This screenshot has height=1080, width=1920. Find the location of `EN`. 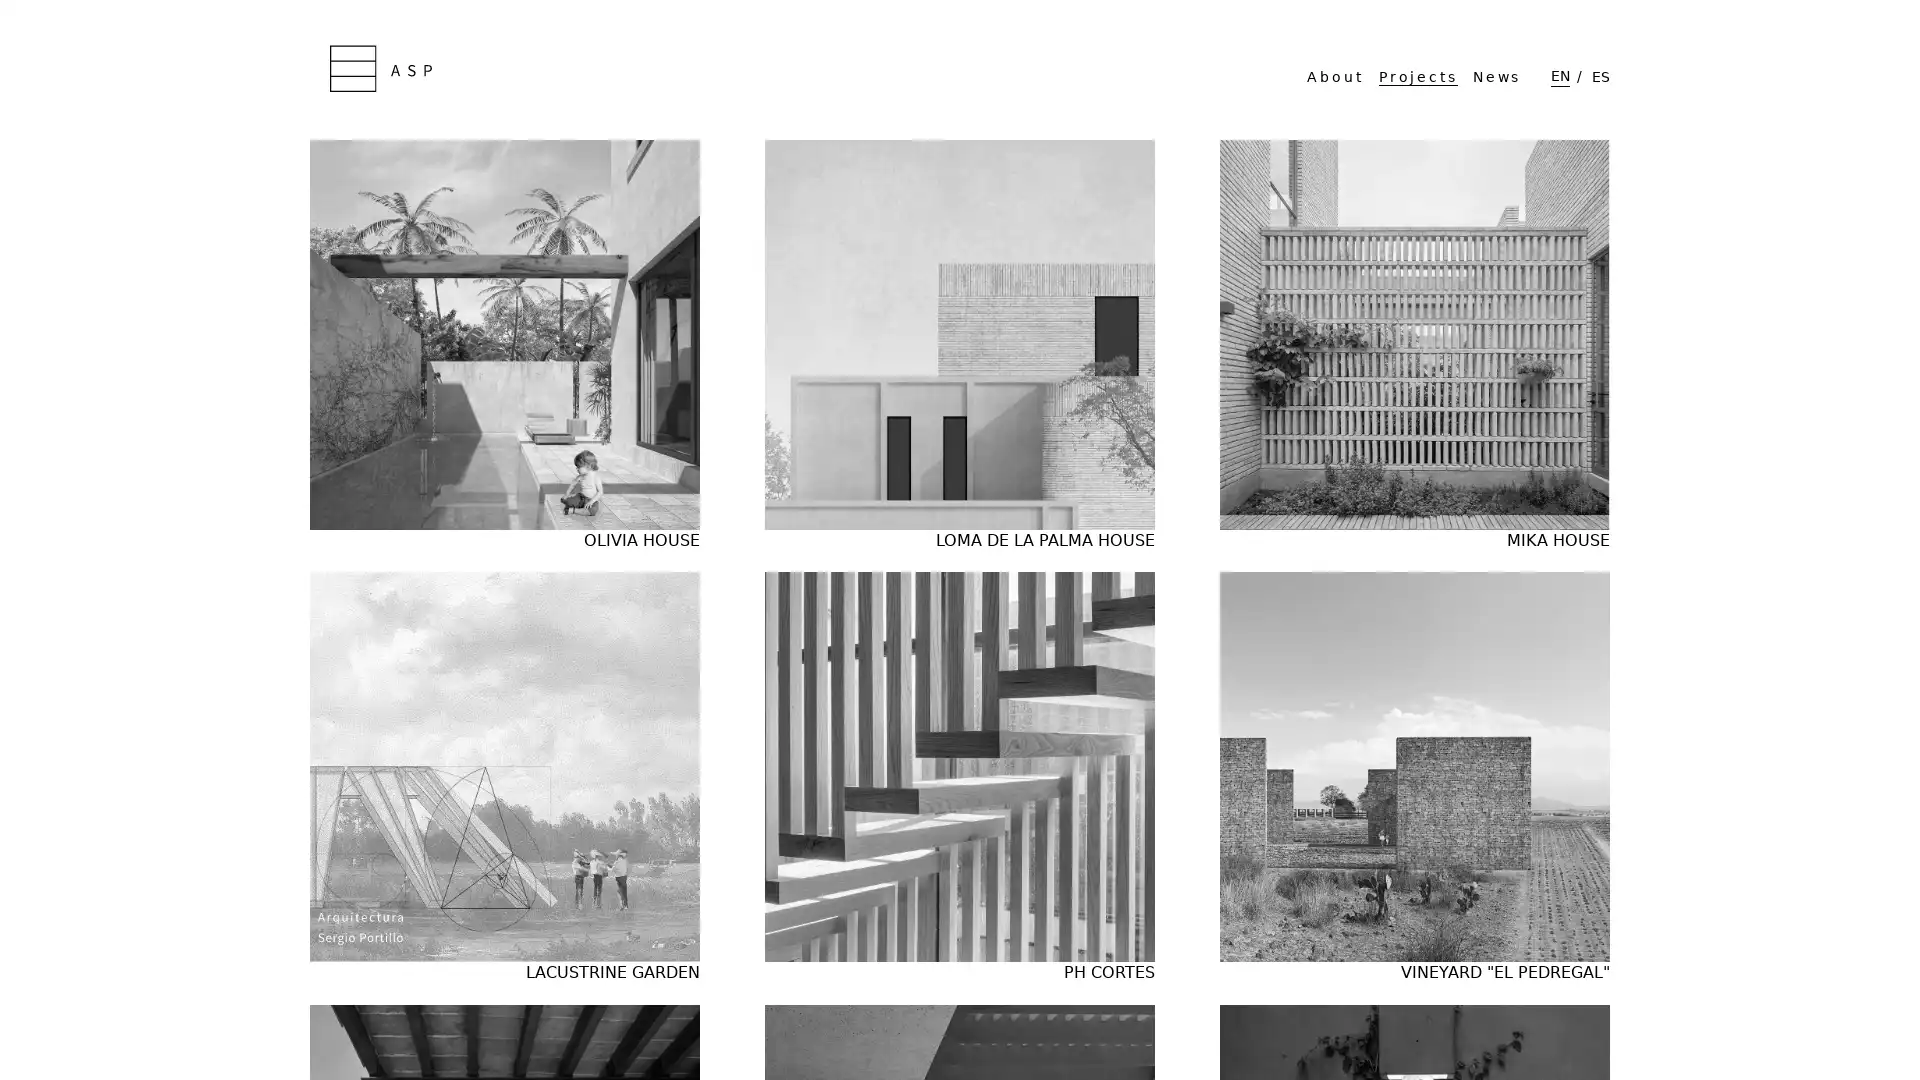

EN is located at coordinates (1559, 75).